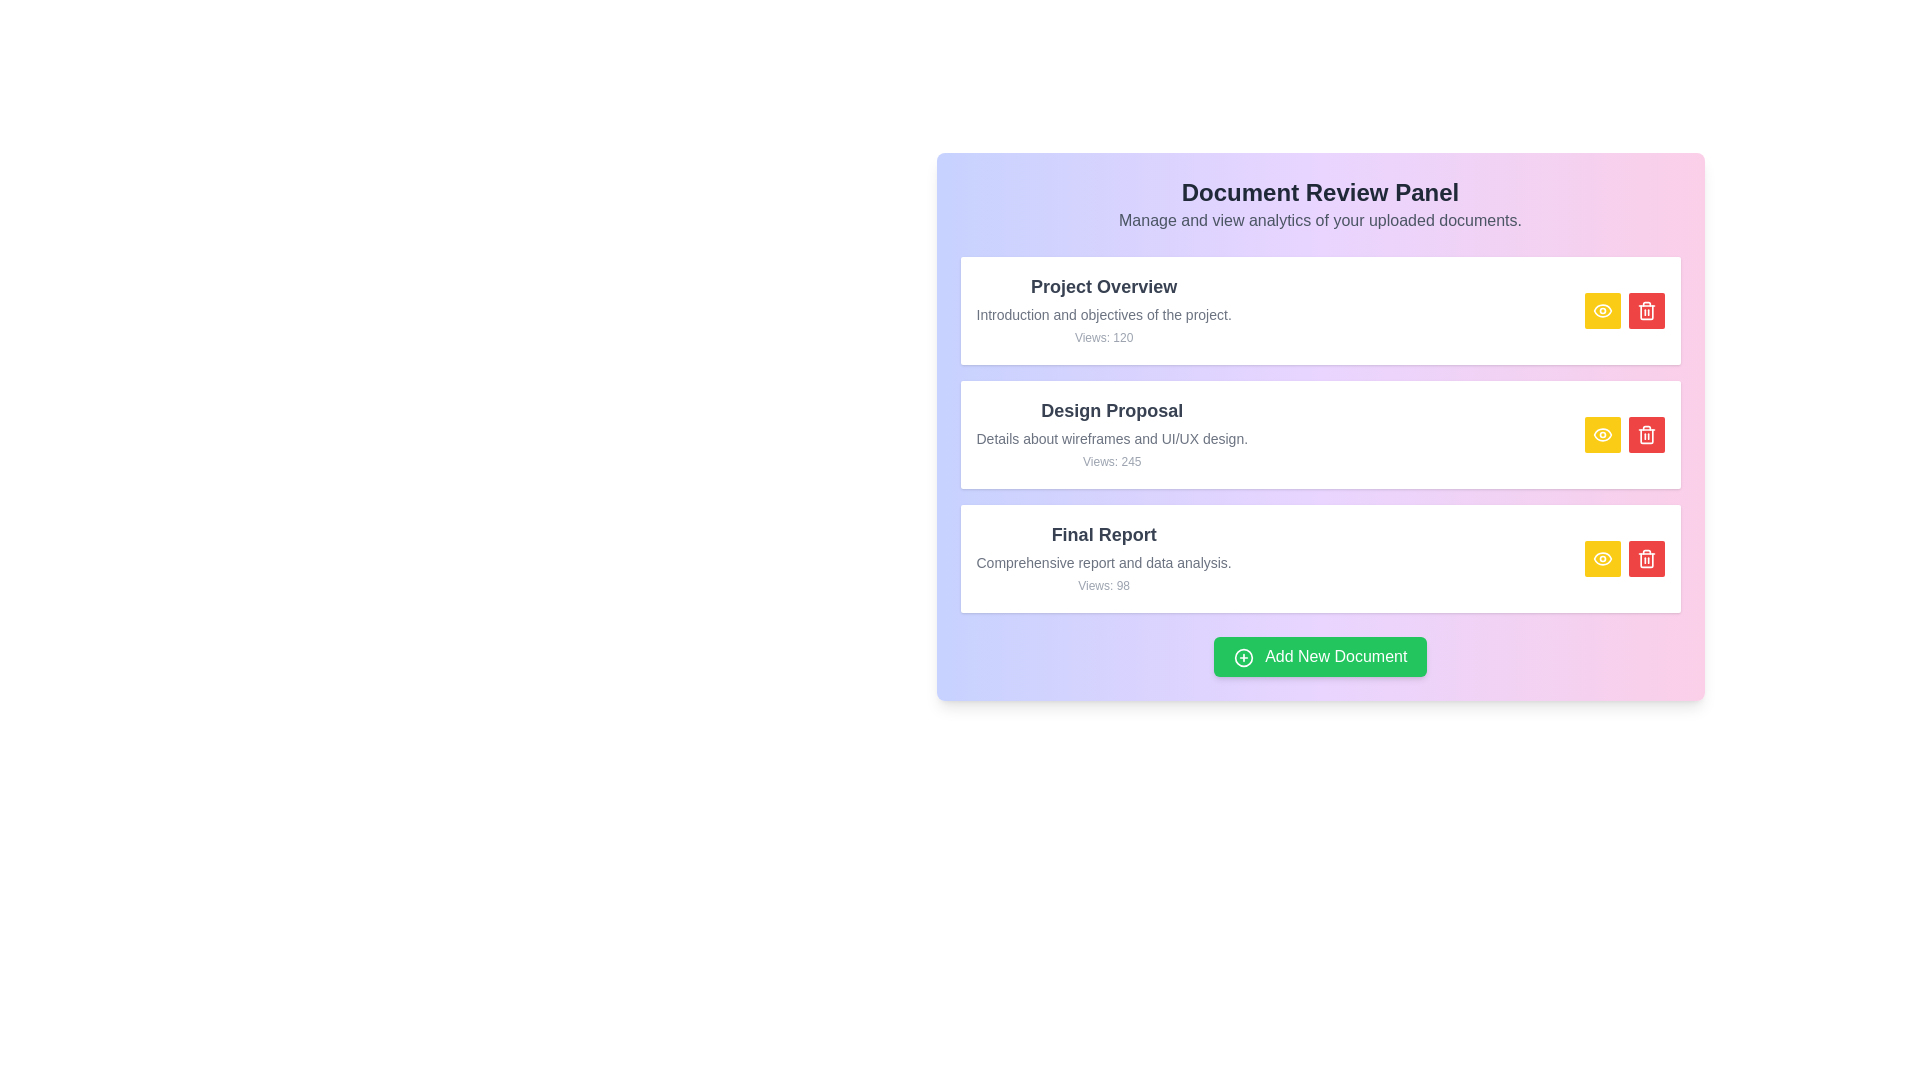 The width and height of the screenshot is (1920, 1080). I want to click on view button for the document titled 'Design Proposal', so click(1602, 434).